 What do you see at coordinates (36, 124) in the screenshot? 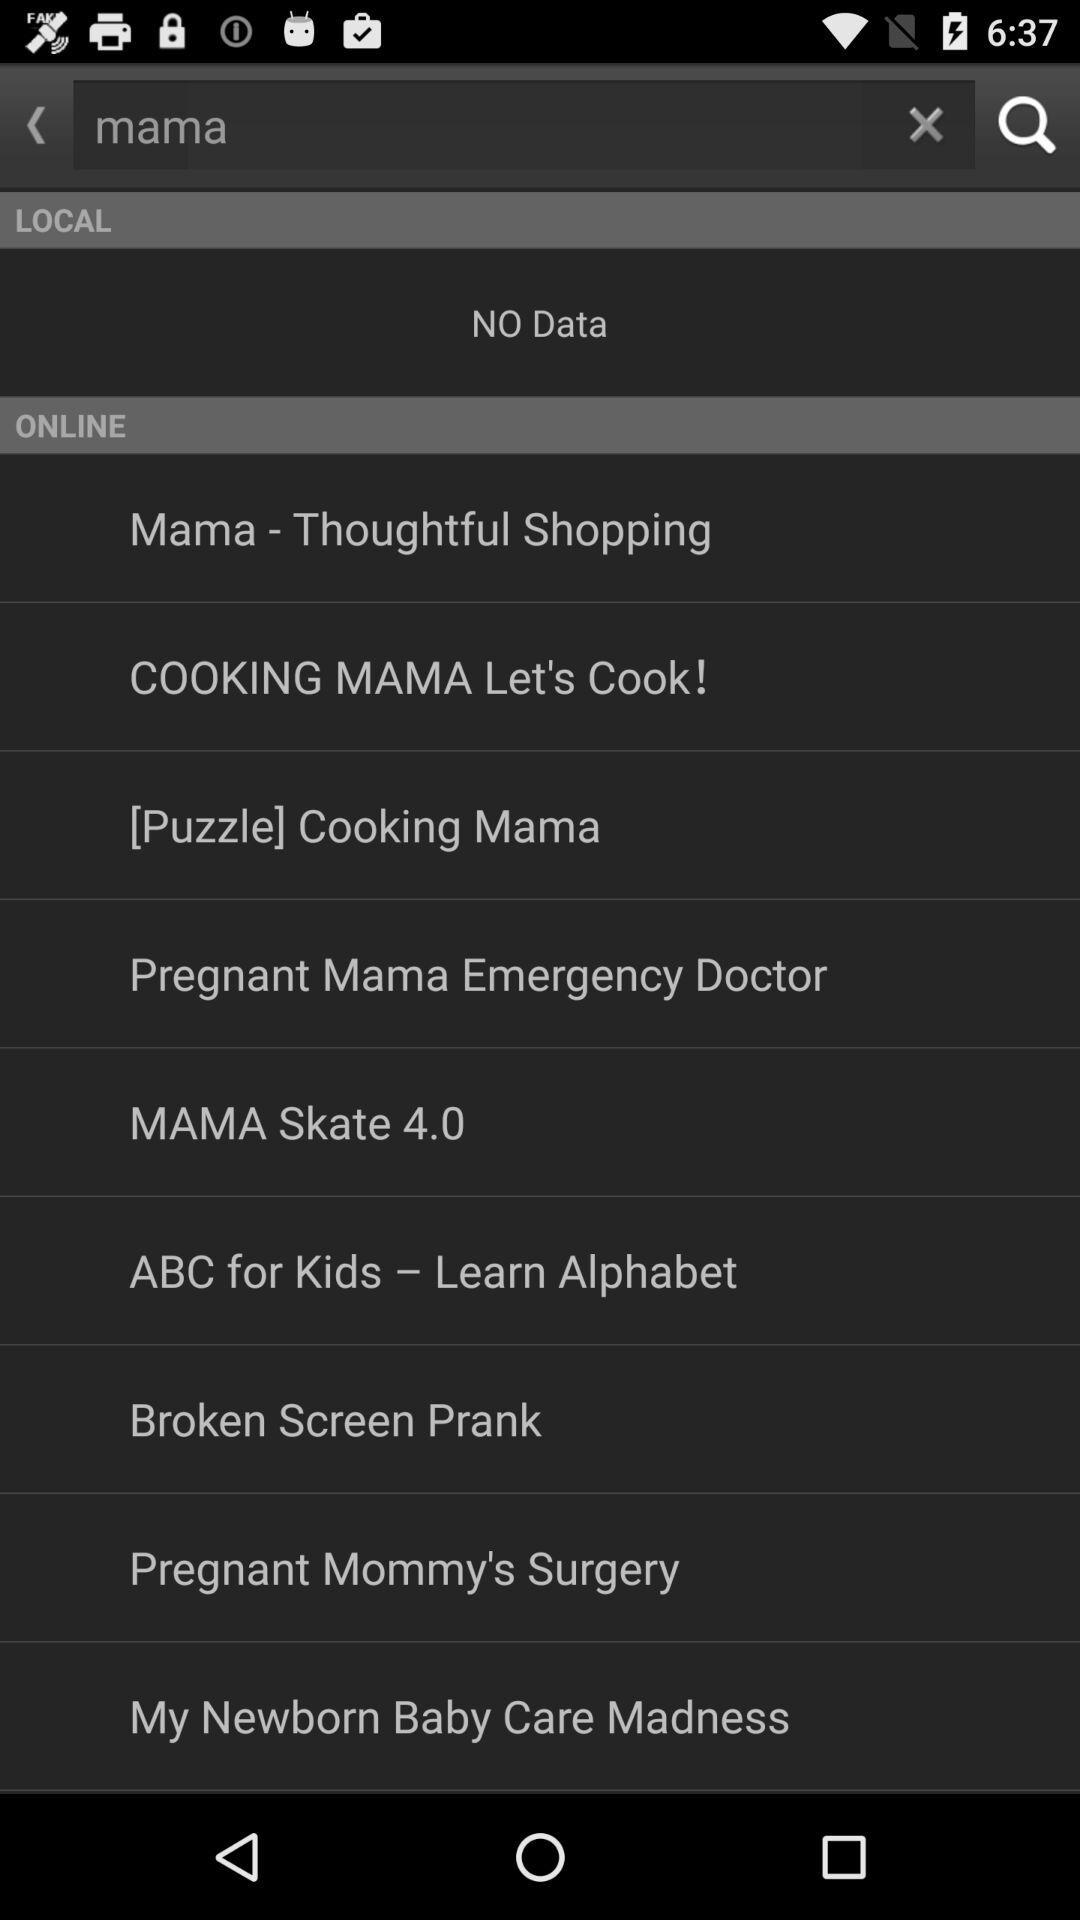
I see `icon next to the mama icon` at bounding box center [36, 124].